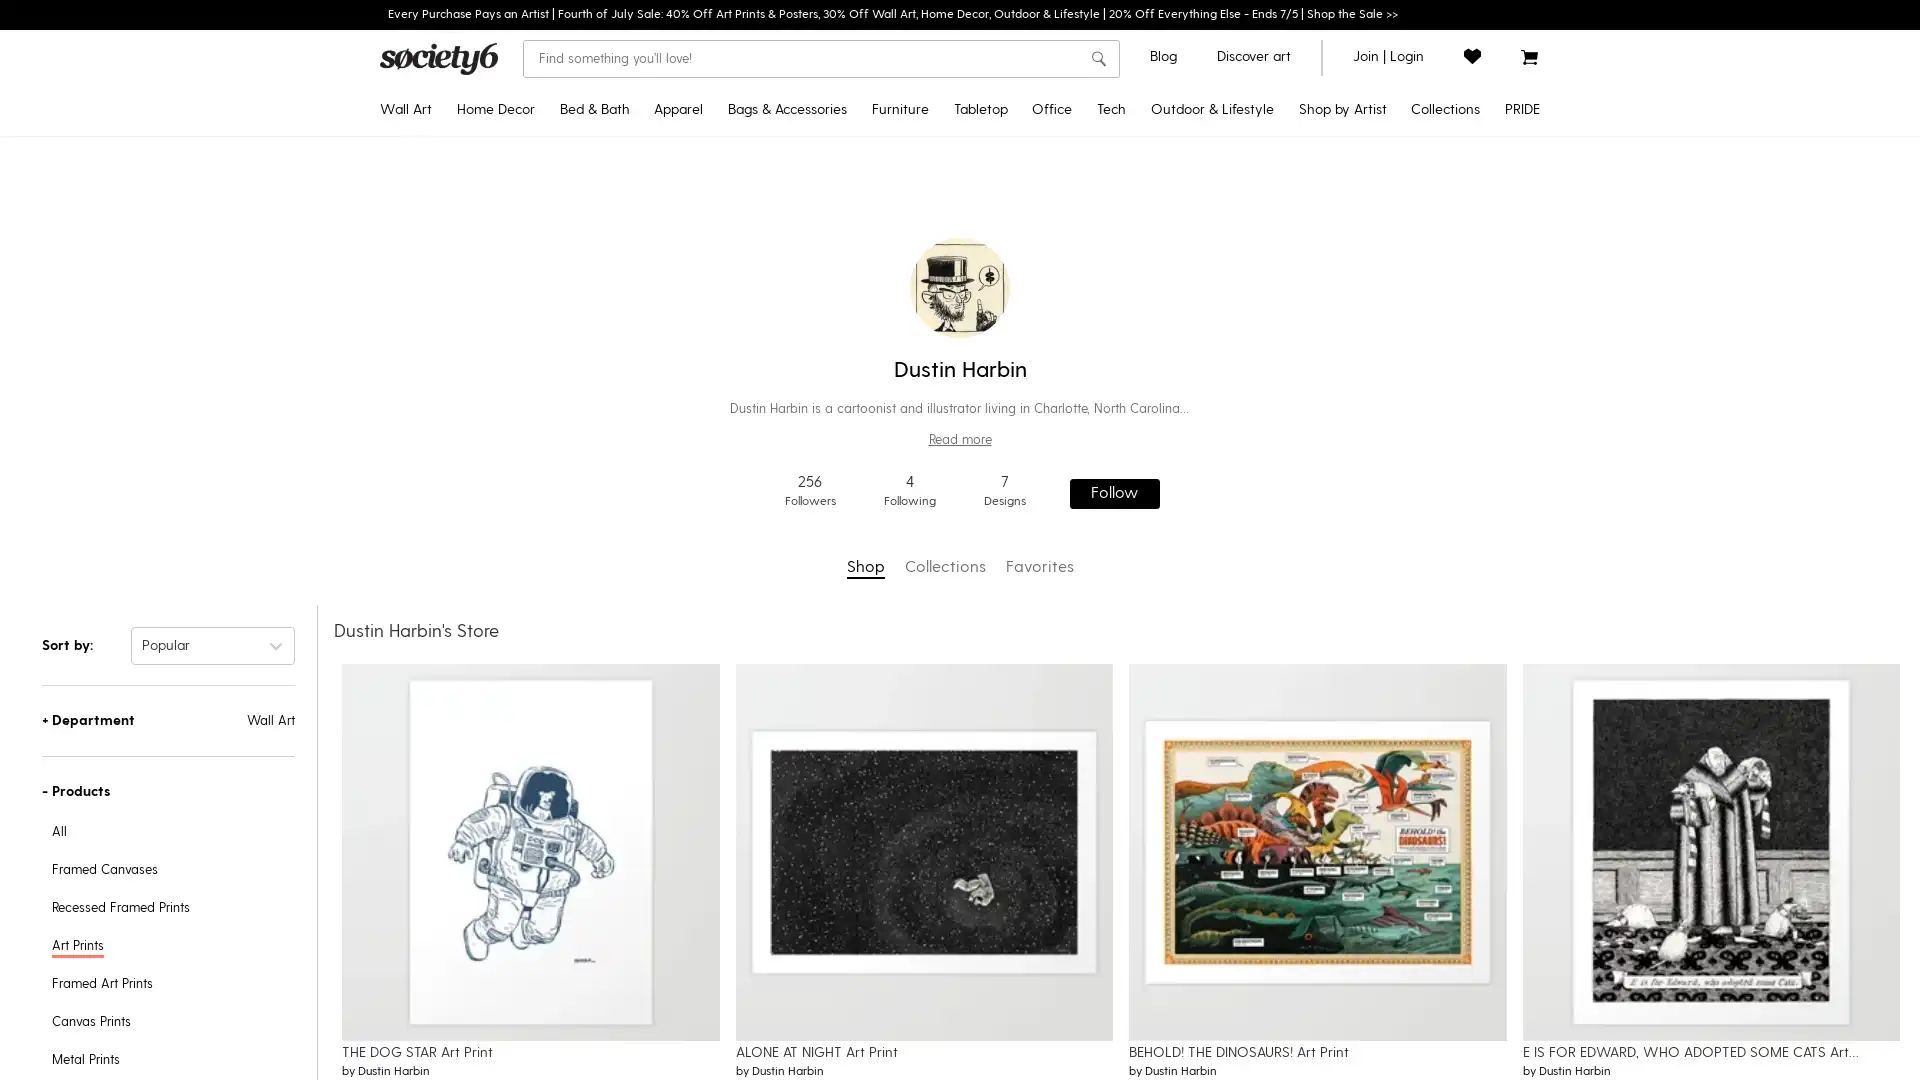 The image size is (1920, 1080). Describe the element at coordinates (1110, 110) in the screenshot. I see `Tech` at that location.